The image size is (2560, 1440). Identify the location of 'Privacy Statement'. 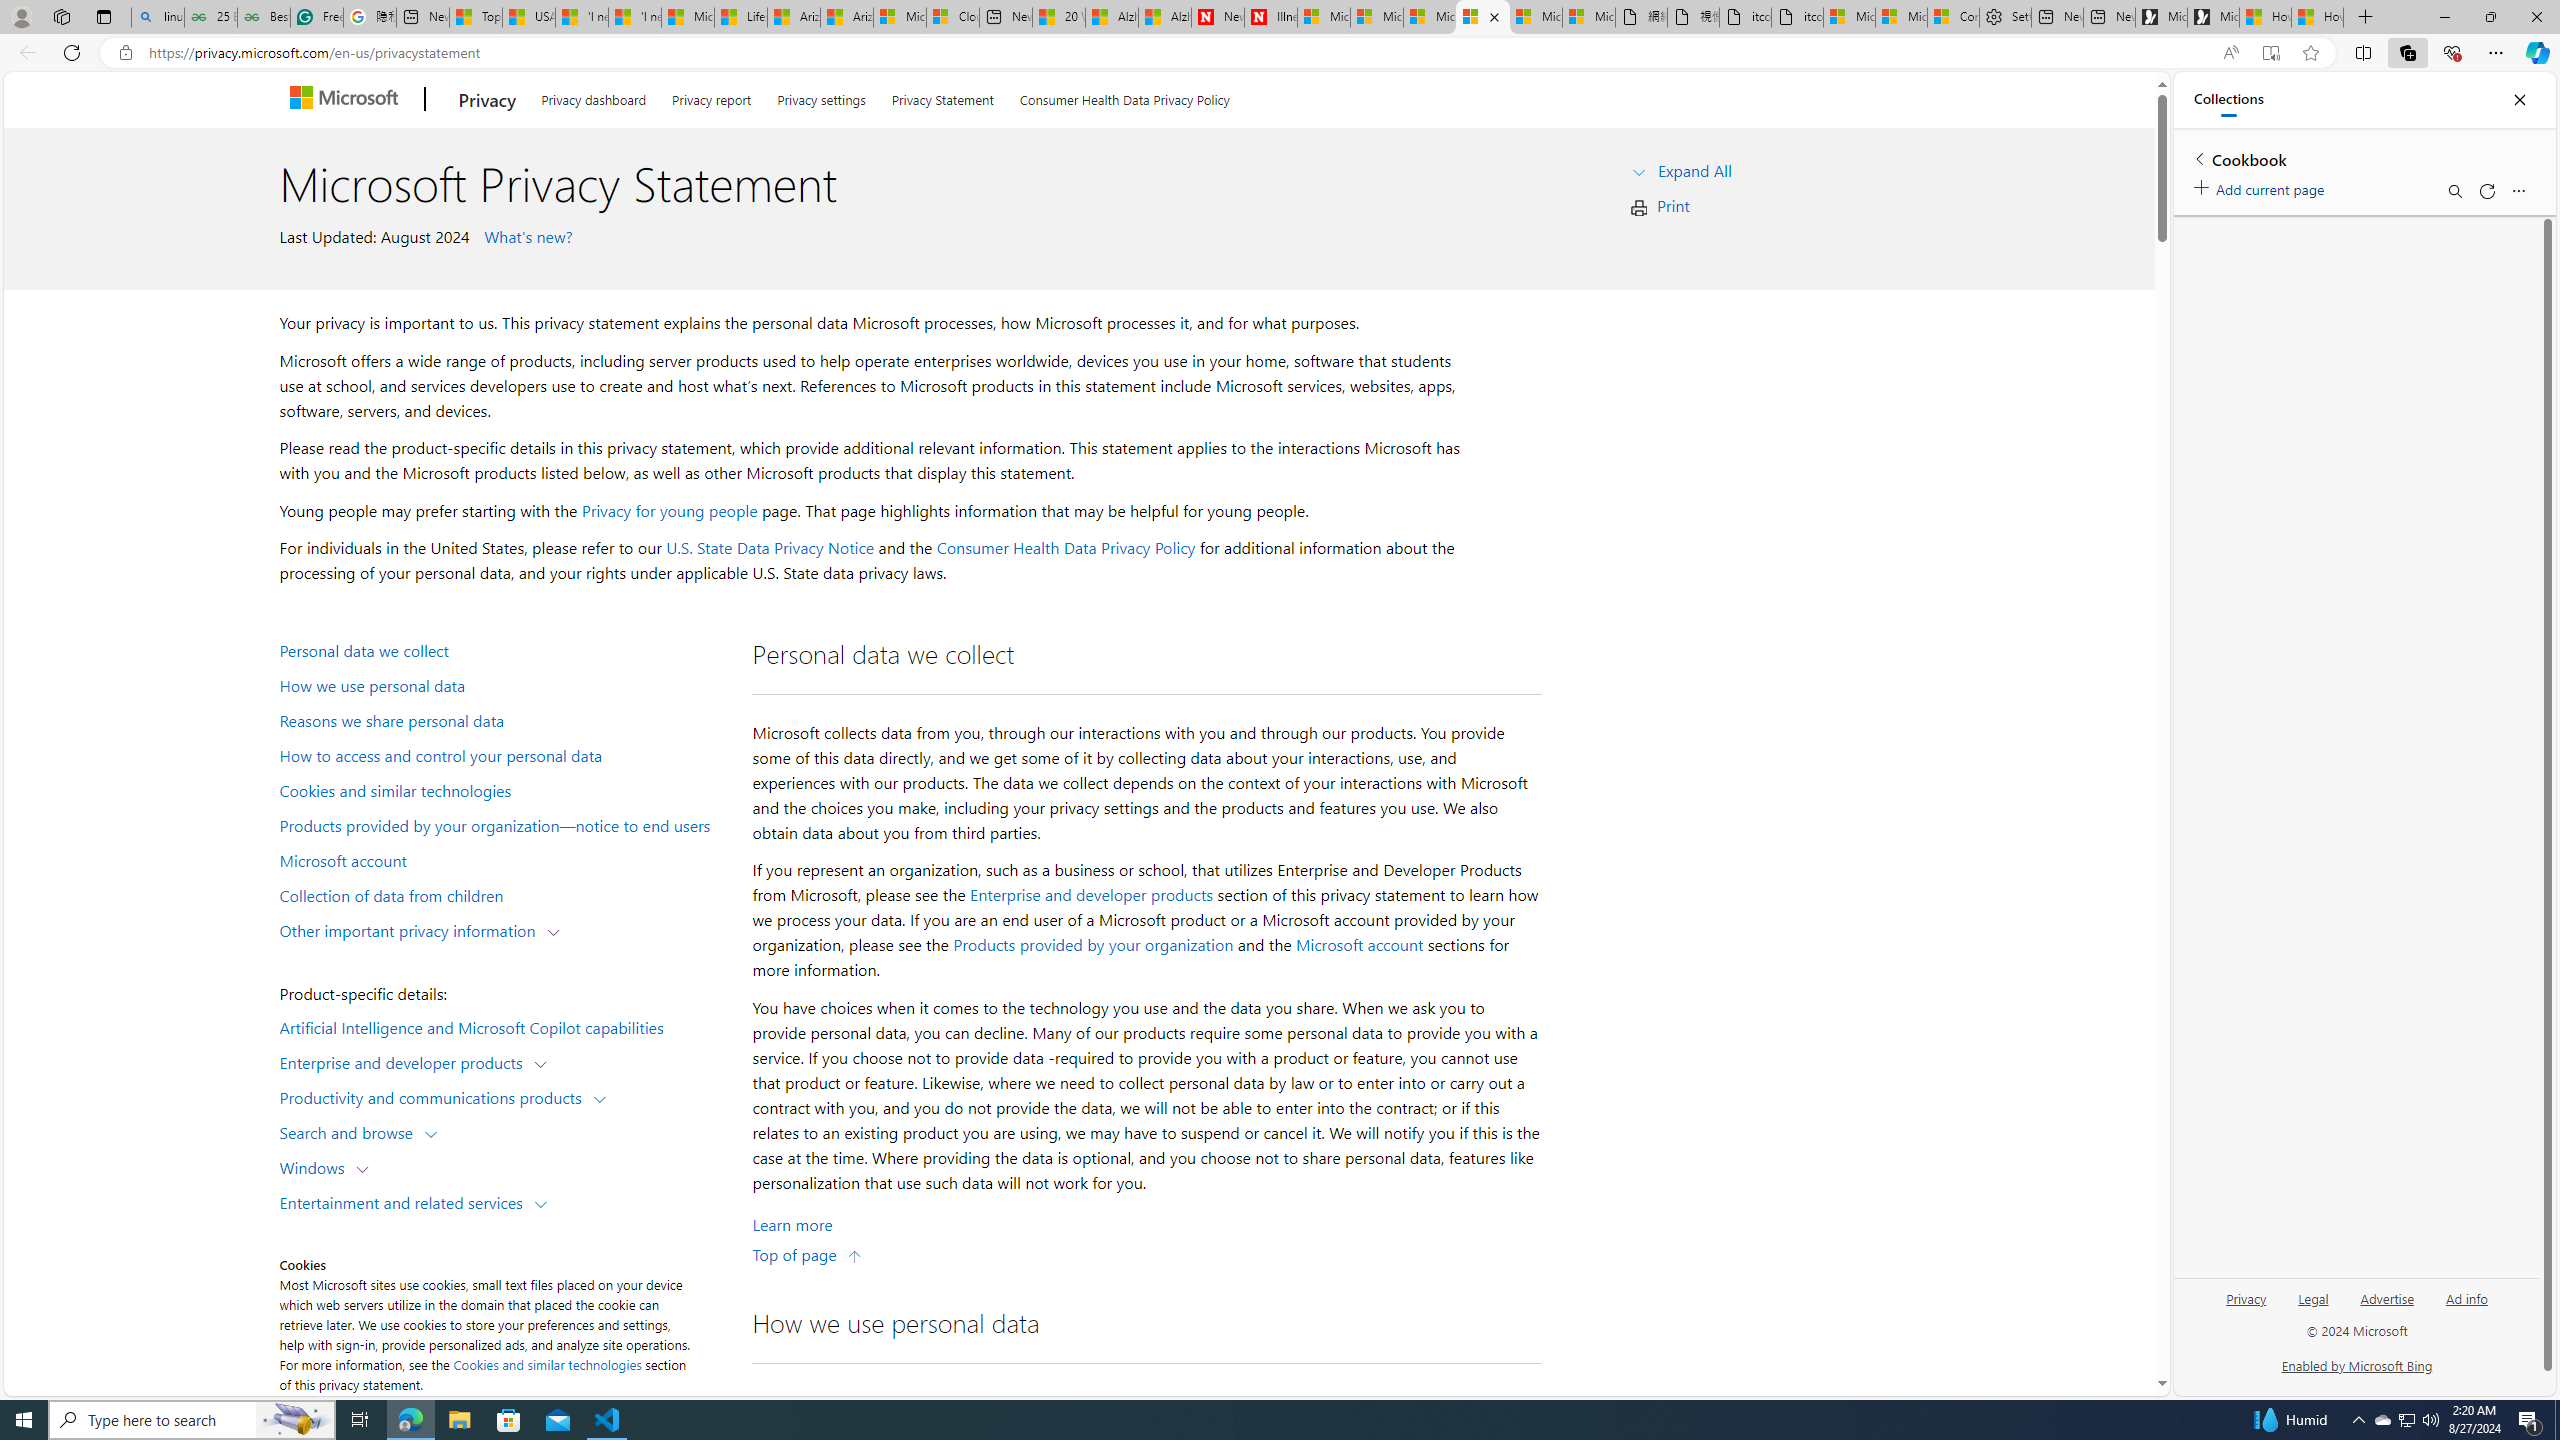
(941, 95).